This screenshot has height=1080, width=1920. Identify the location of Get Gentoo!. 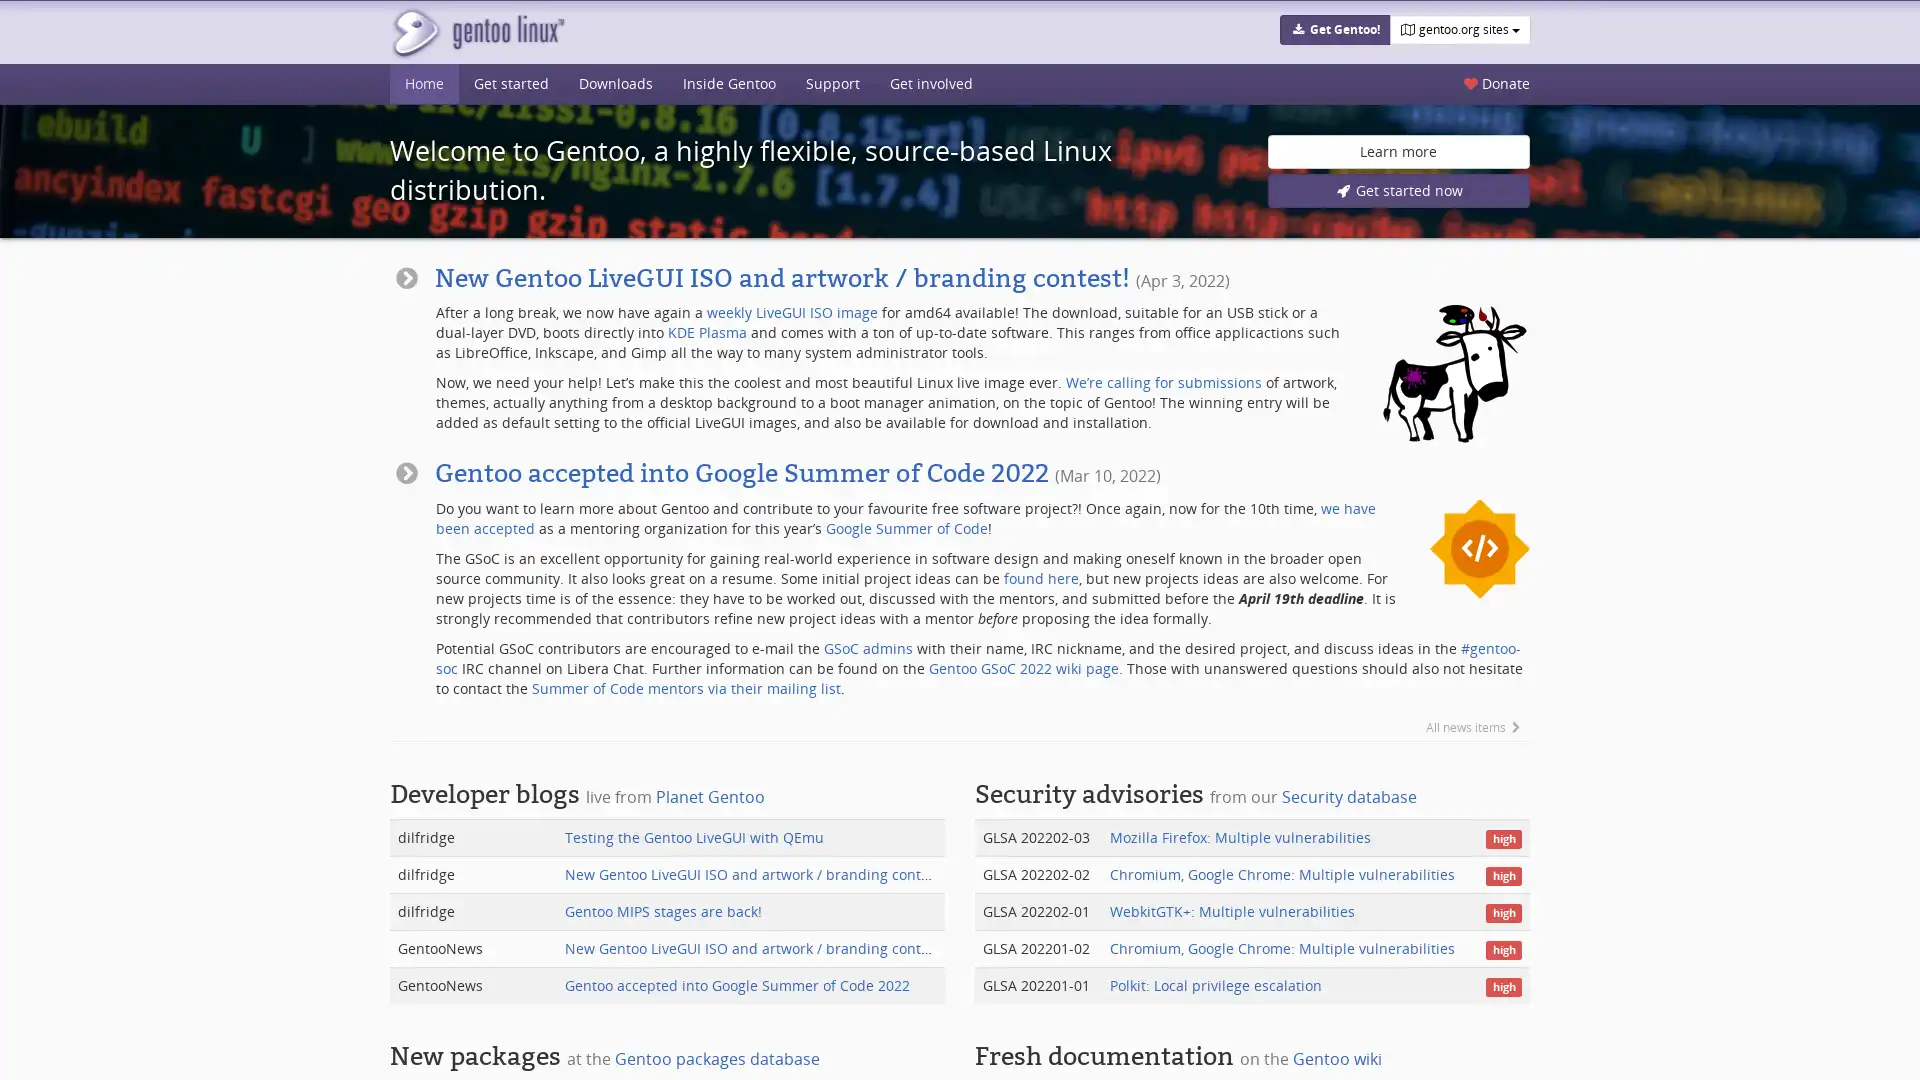
(1334, 30).